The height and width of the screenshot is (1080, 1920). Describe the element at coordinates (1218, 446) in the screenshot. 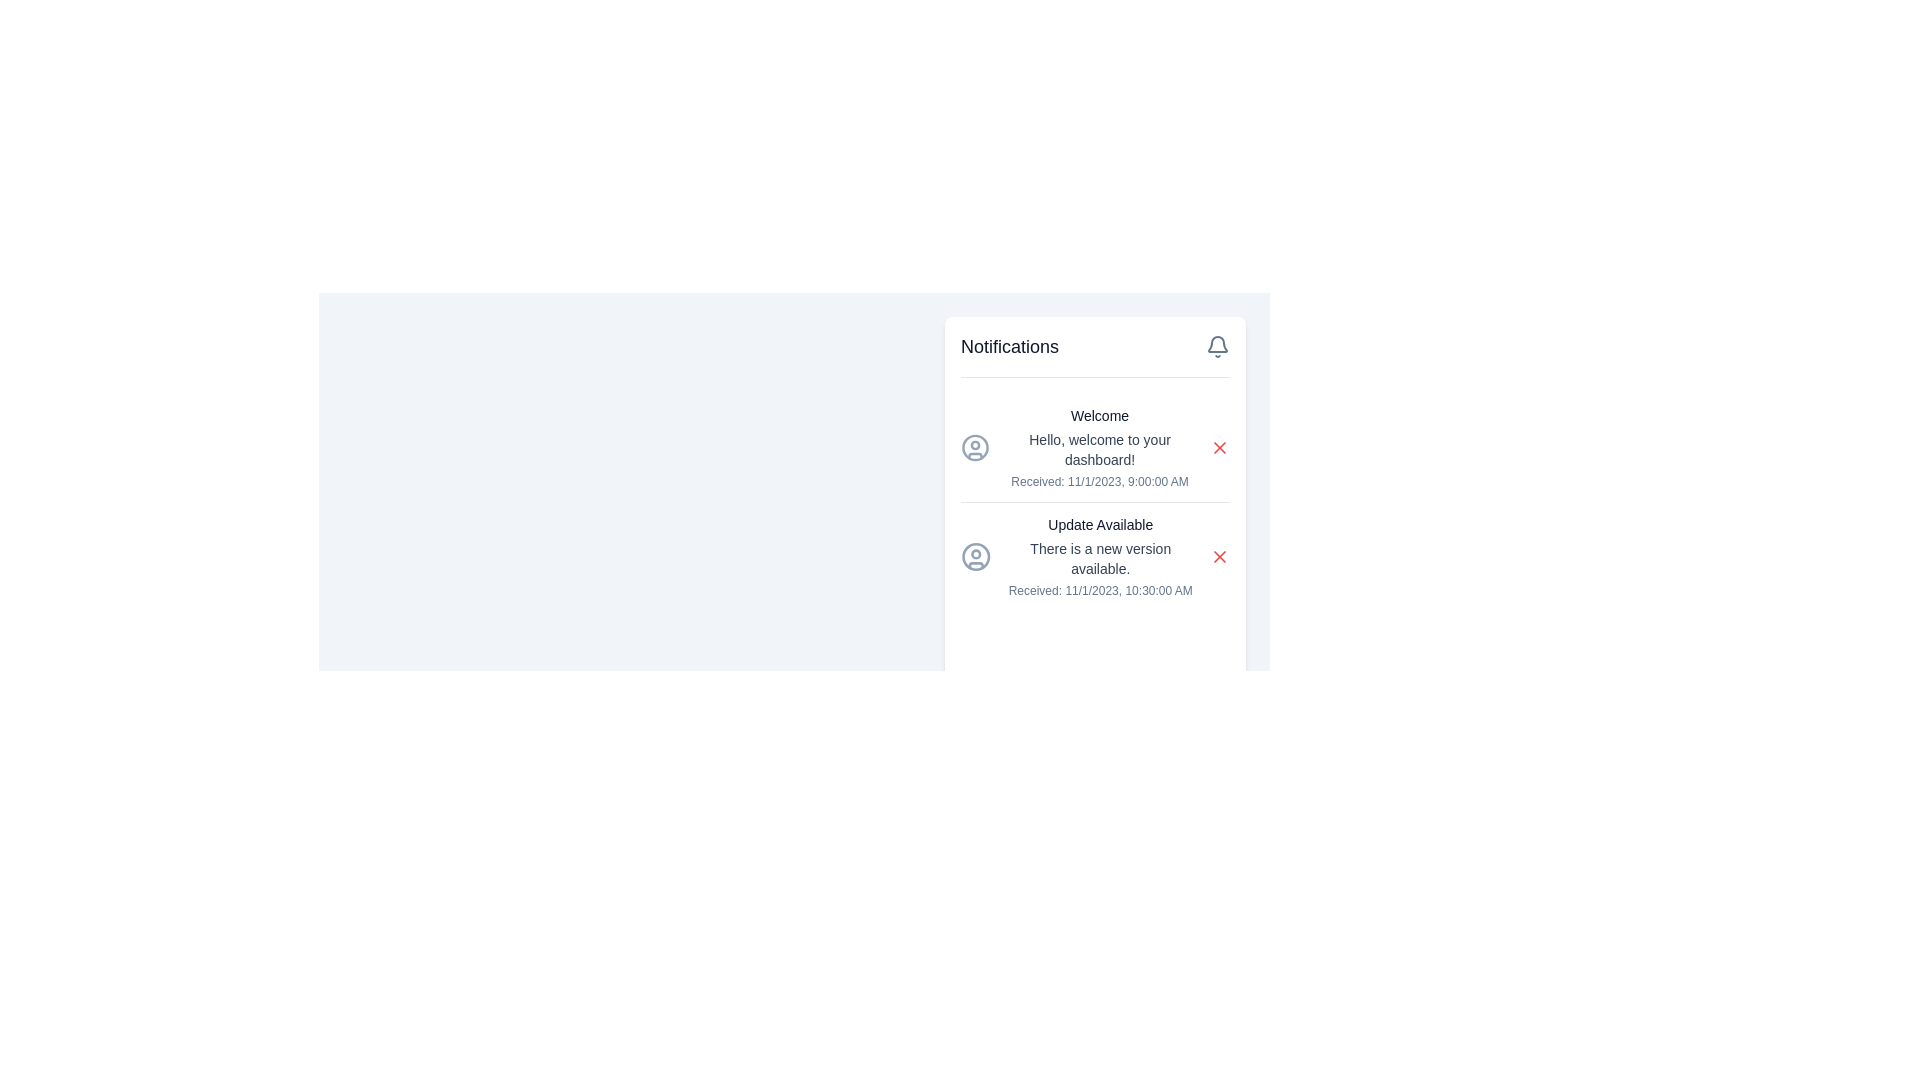

I see `the red cross icon` at that location.